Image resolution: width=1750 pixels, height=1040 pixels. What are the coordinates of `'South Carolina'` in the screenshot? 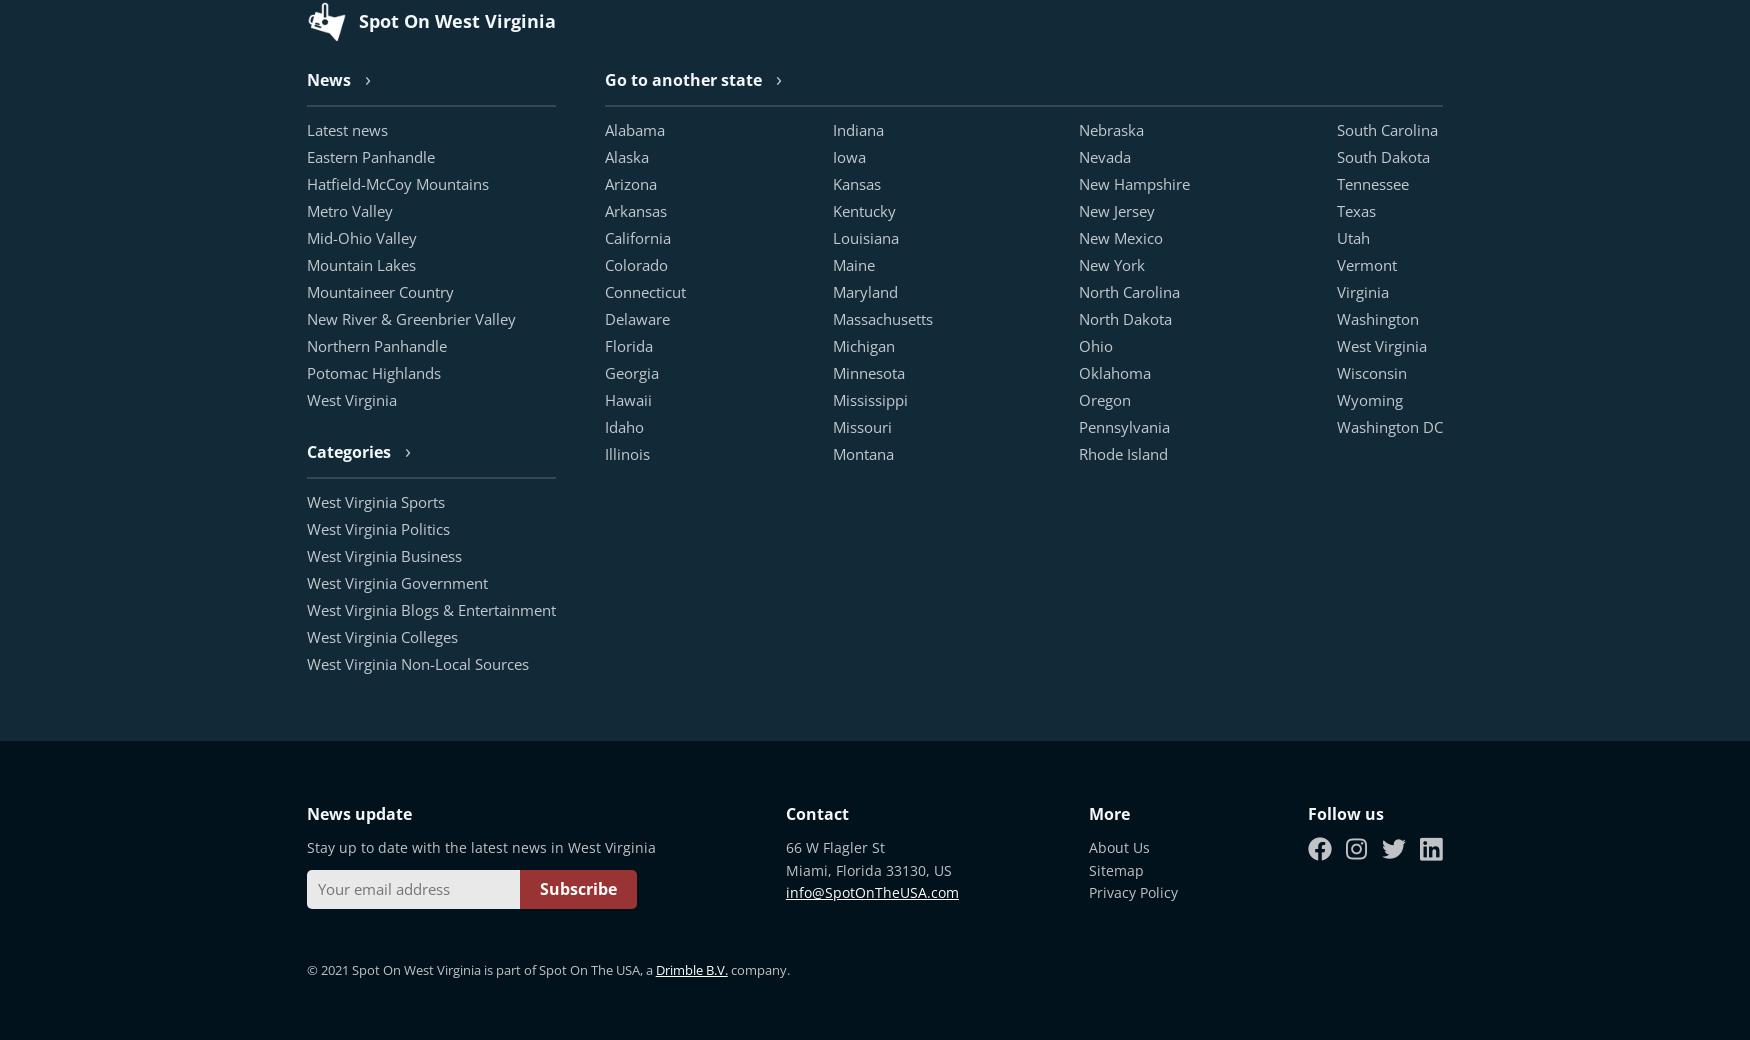 It's located at (1386, 127).